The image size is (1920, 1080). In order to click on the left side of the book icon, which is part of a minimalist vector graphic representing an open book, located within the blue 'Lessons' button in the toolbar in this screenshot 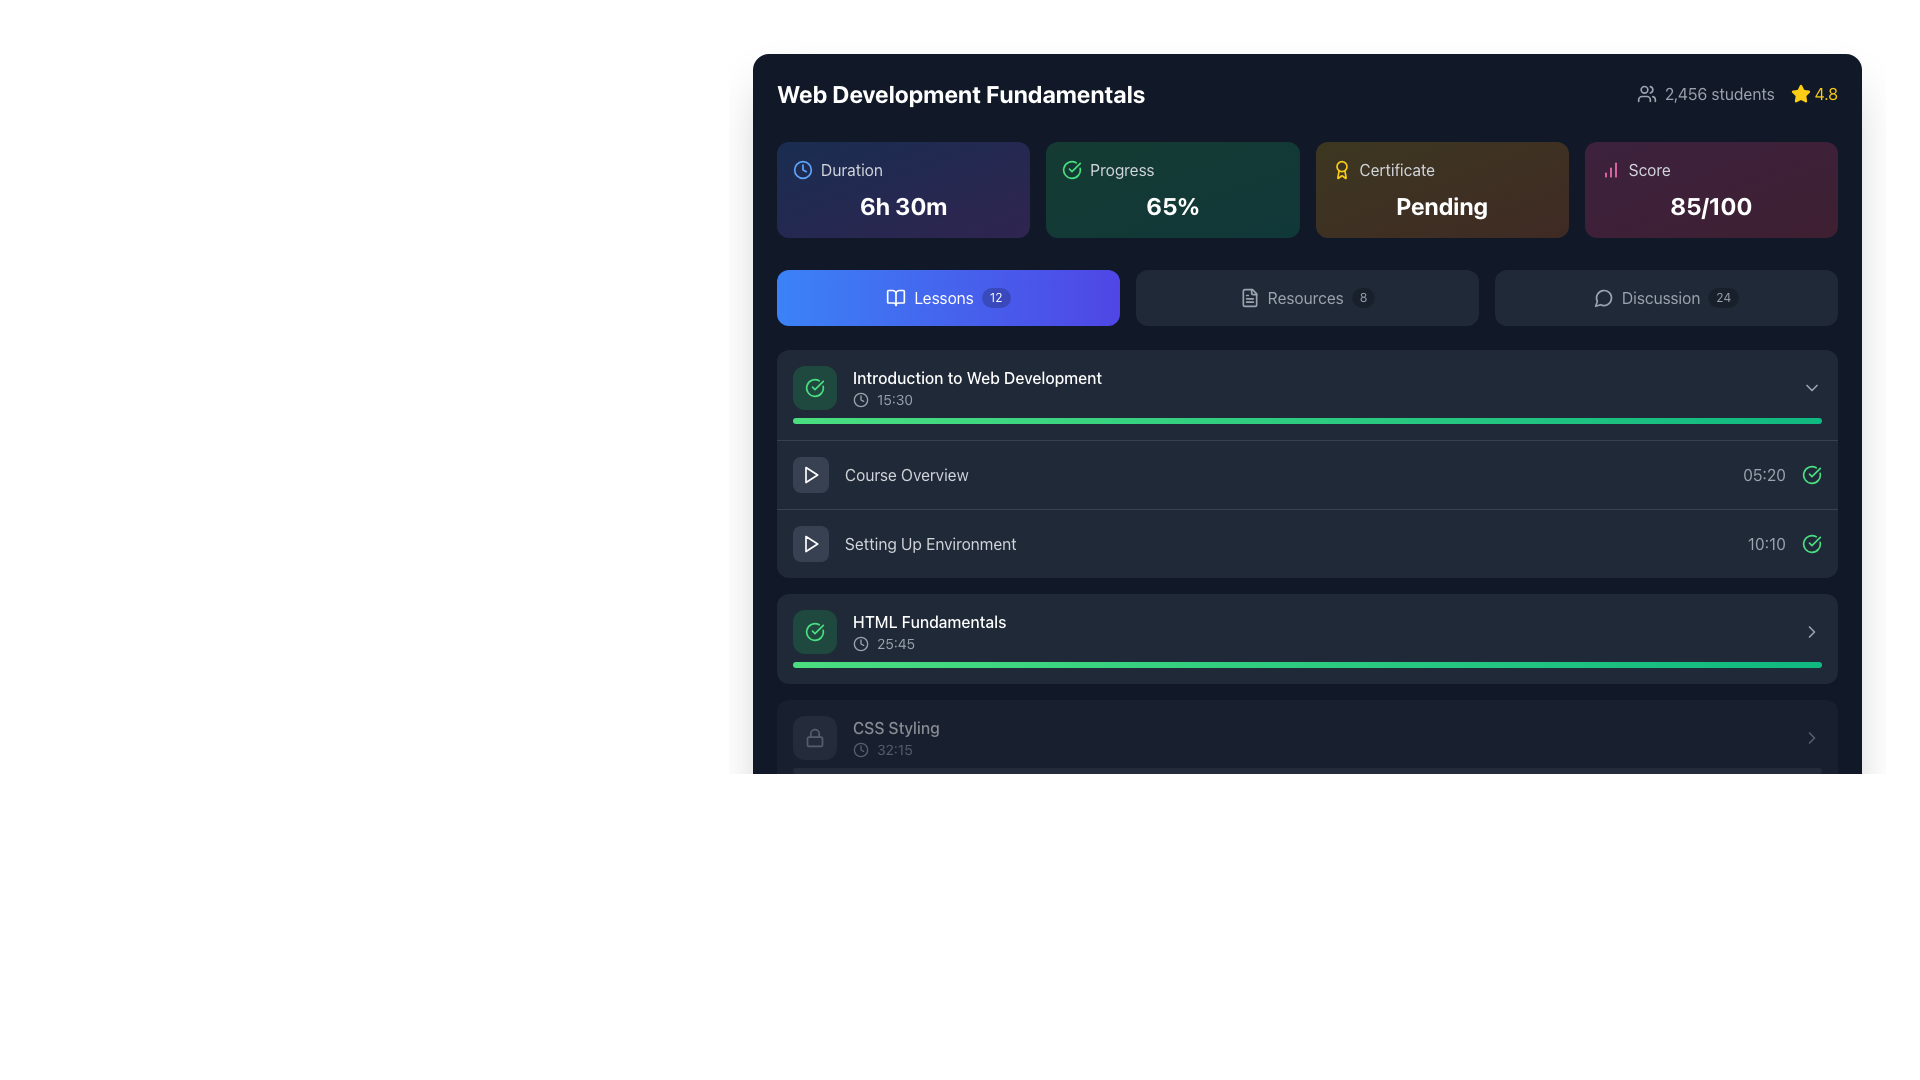, I will do `click(895, 297)`.